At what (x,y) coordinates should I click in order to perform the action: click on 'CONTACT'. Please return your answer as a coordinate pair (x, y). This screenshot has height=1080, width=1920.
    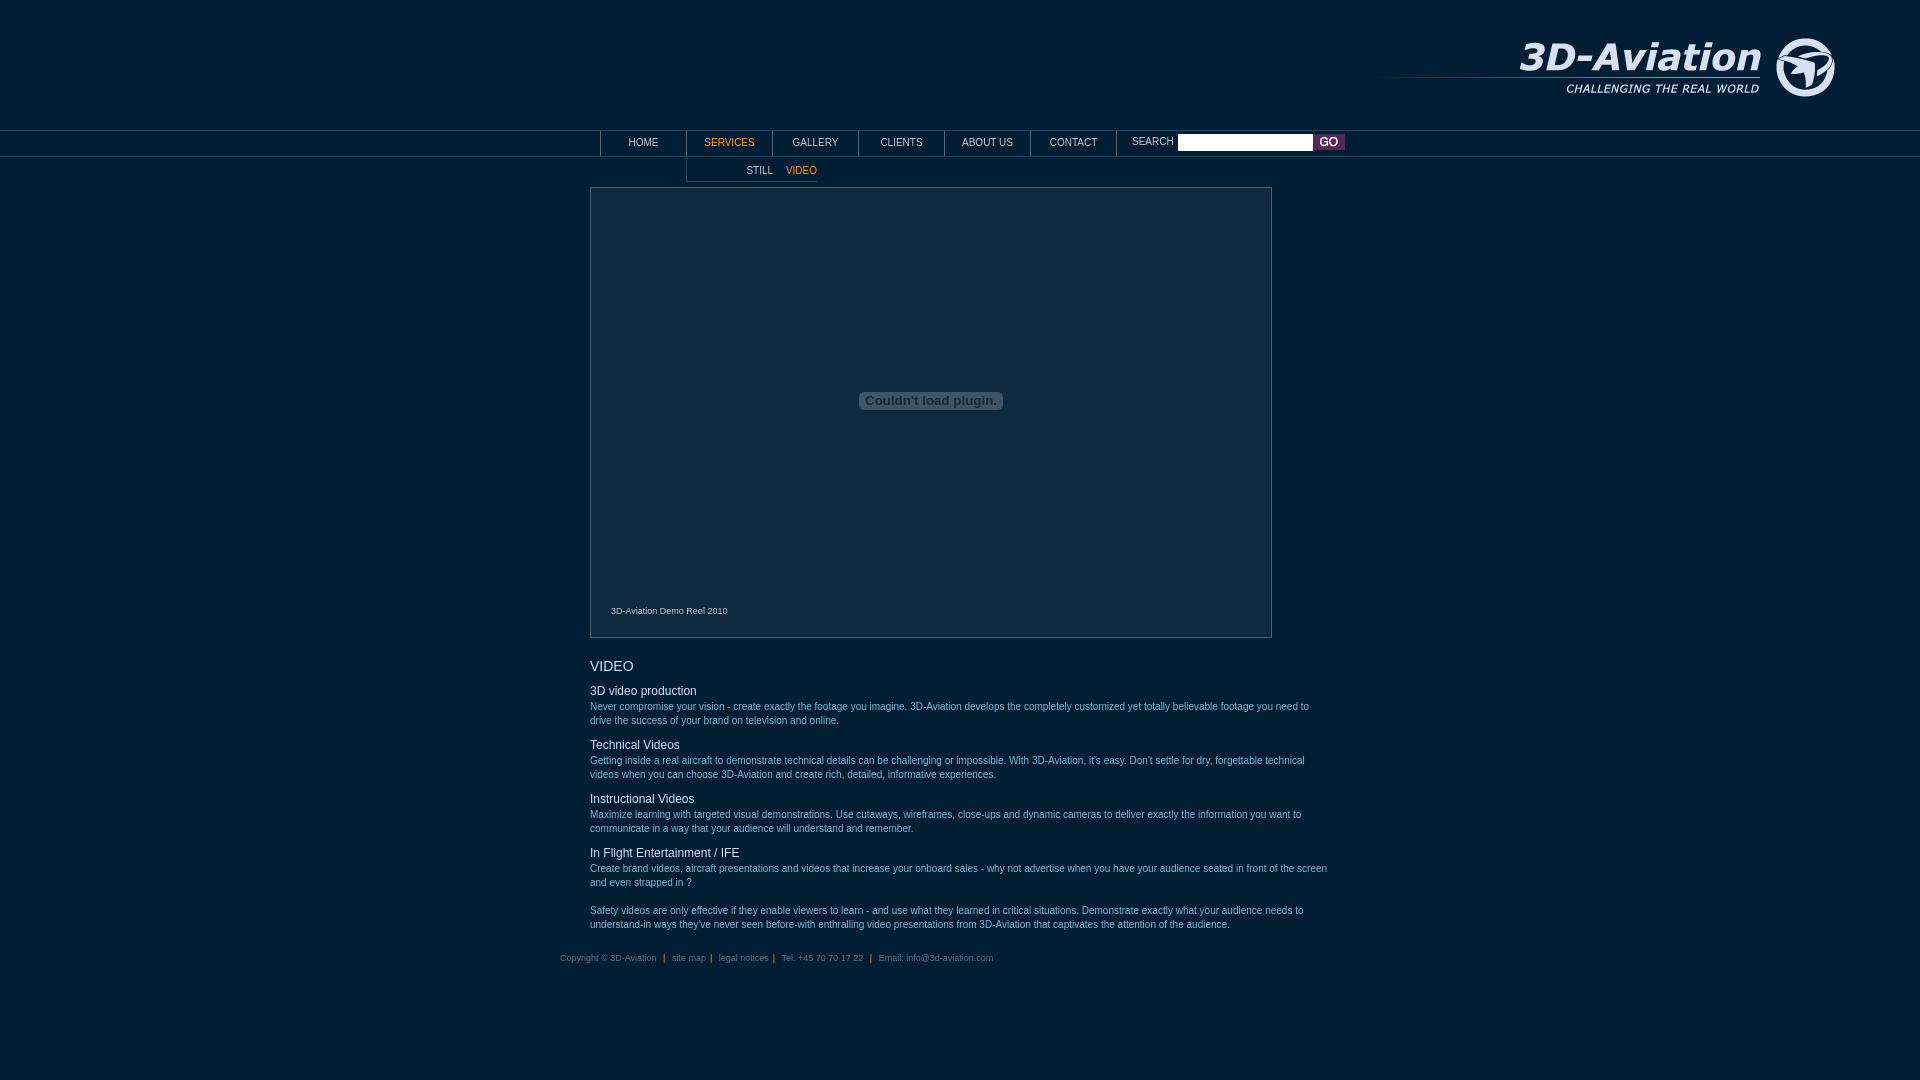
    Looking at the image, I should click on (1031, 142).